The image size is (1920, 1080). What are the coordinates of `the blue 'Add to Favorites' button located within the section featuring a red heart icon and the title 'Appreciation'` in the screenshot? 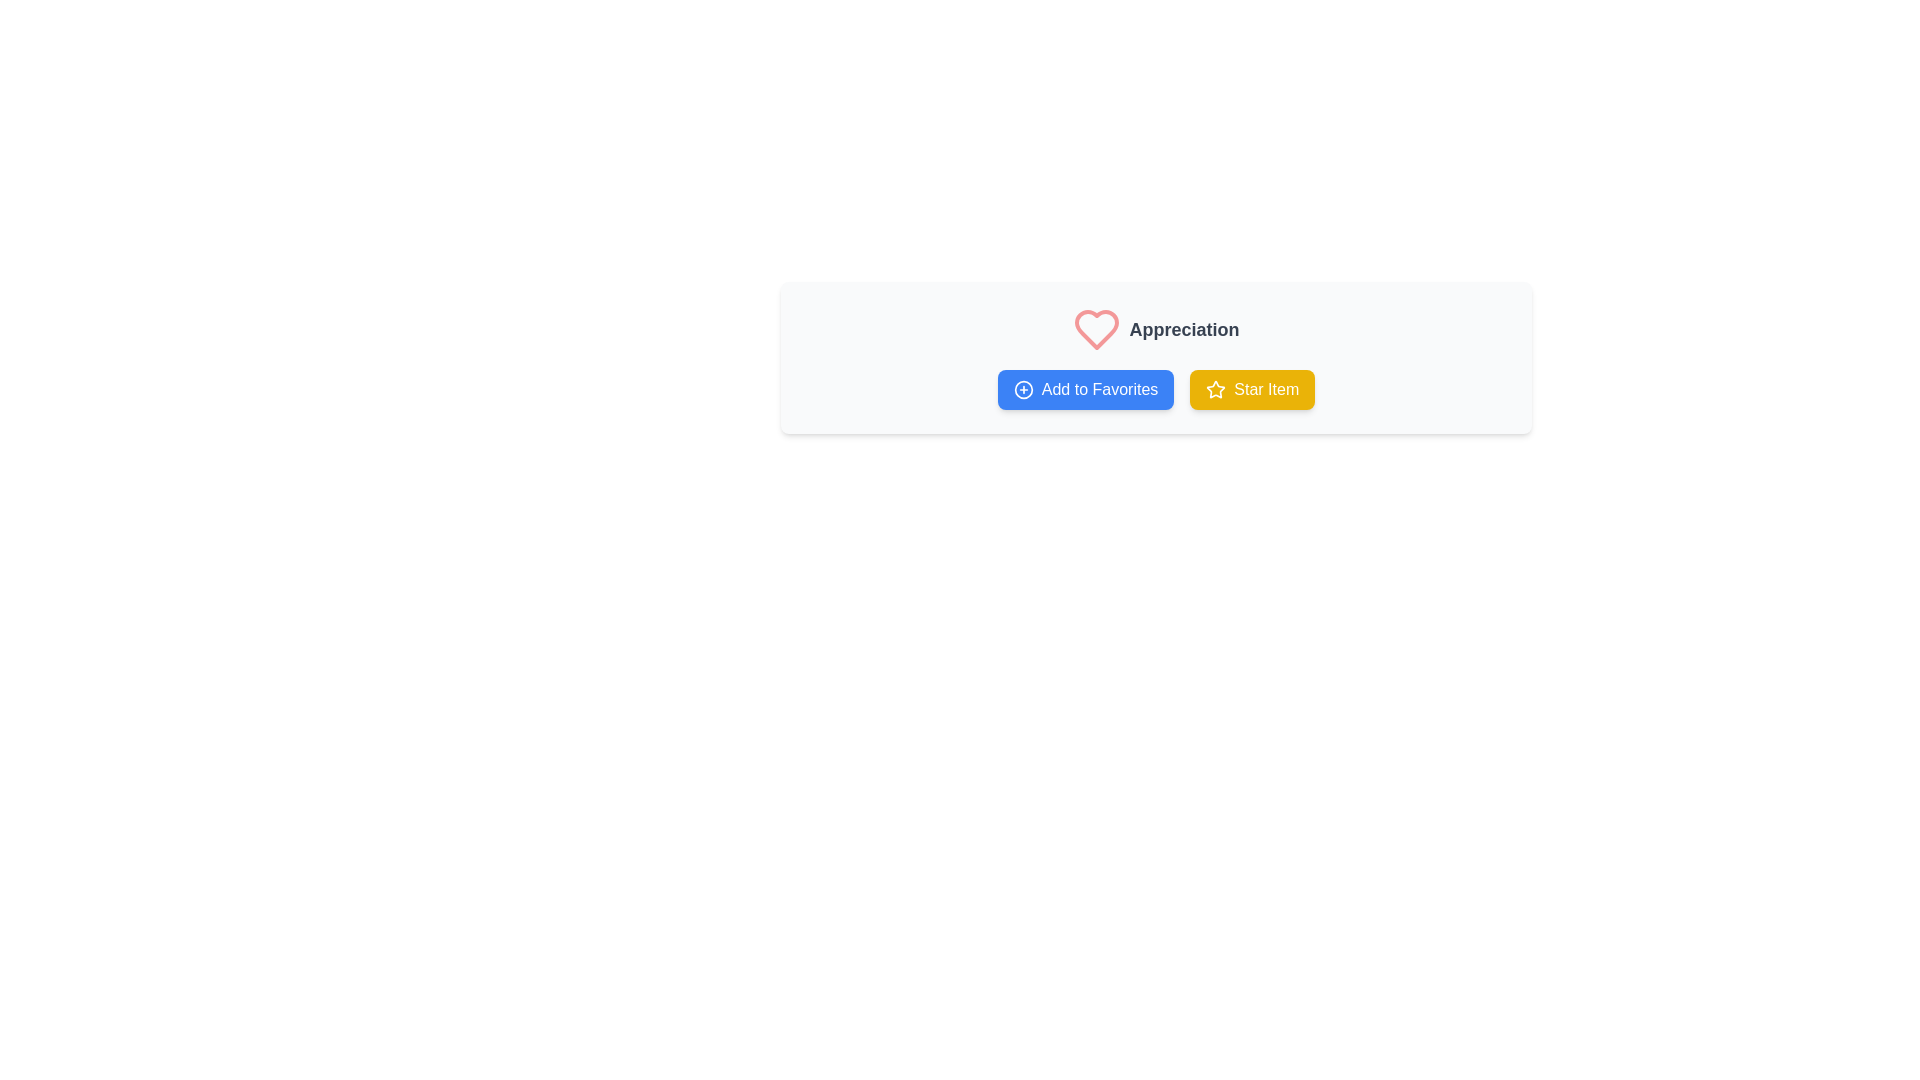 It's located at (1156, 357).